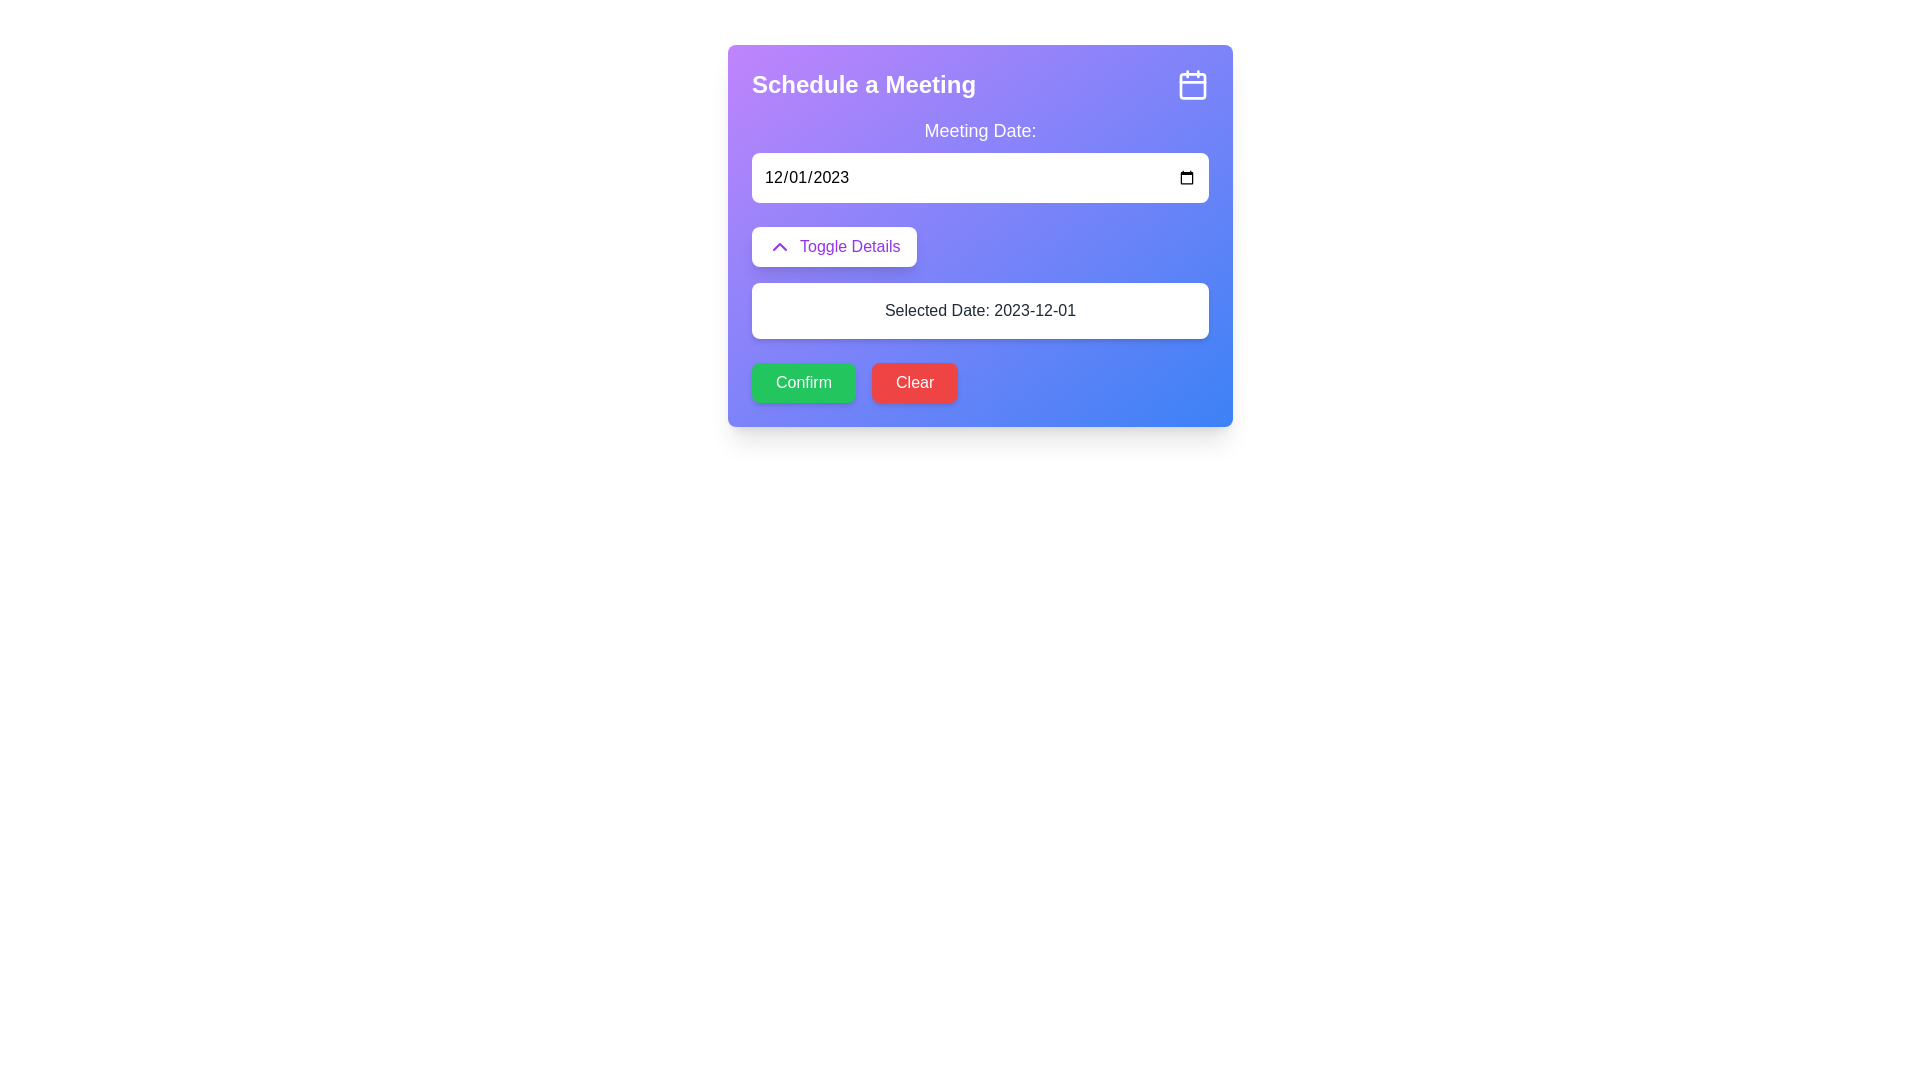 The height and width of the screenshot is (1080, 1920). I want to click on the confirmation button located in the lower-left quadrant of the interface to change its appearance, so click(804, 382).